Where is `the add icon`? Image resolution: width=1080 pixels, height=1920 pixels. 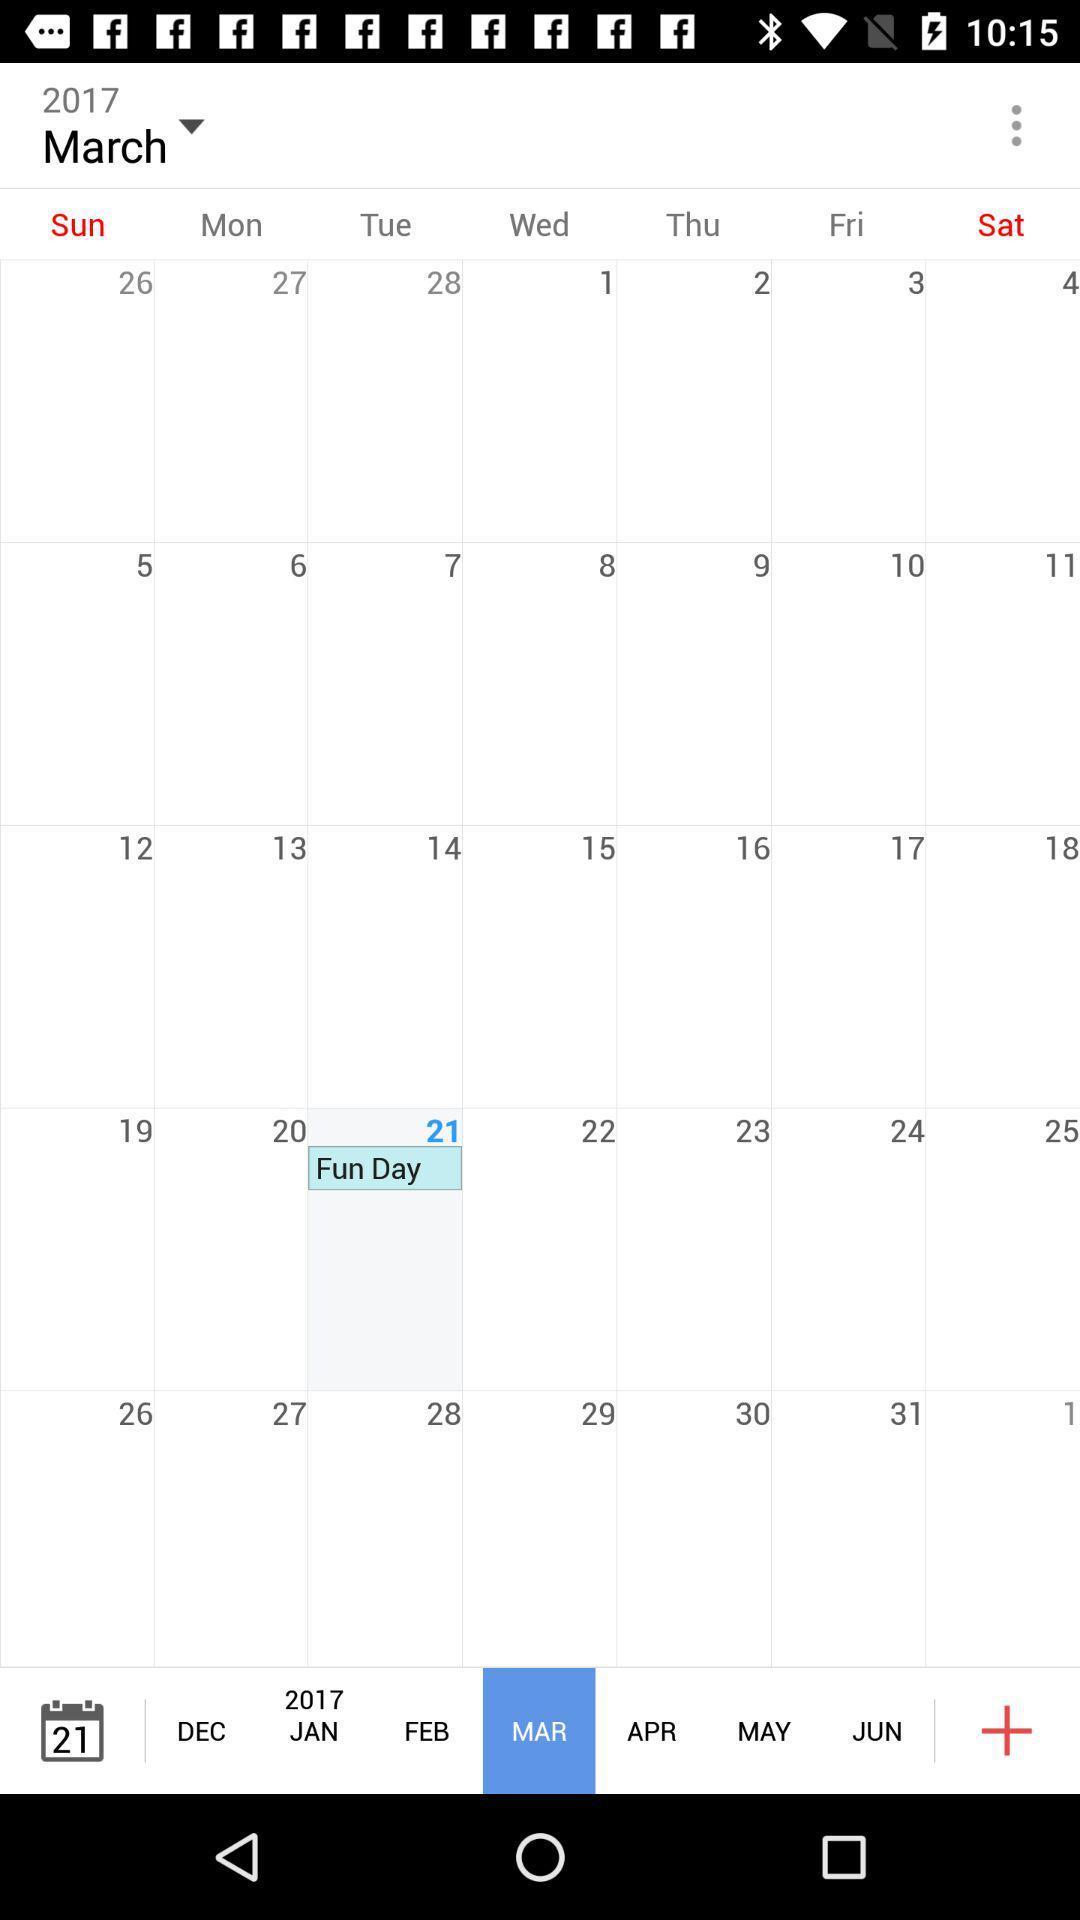 the add icon is located at coordinates (1007, 1730).